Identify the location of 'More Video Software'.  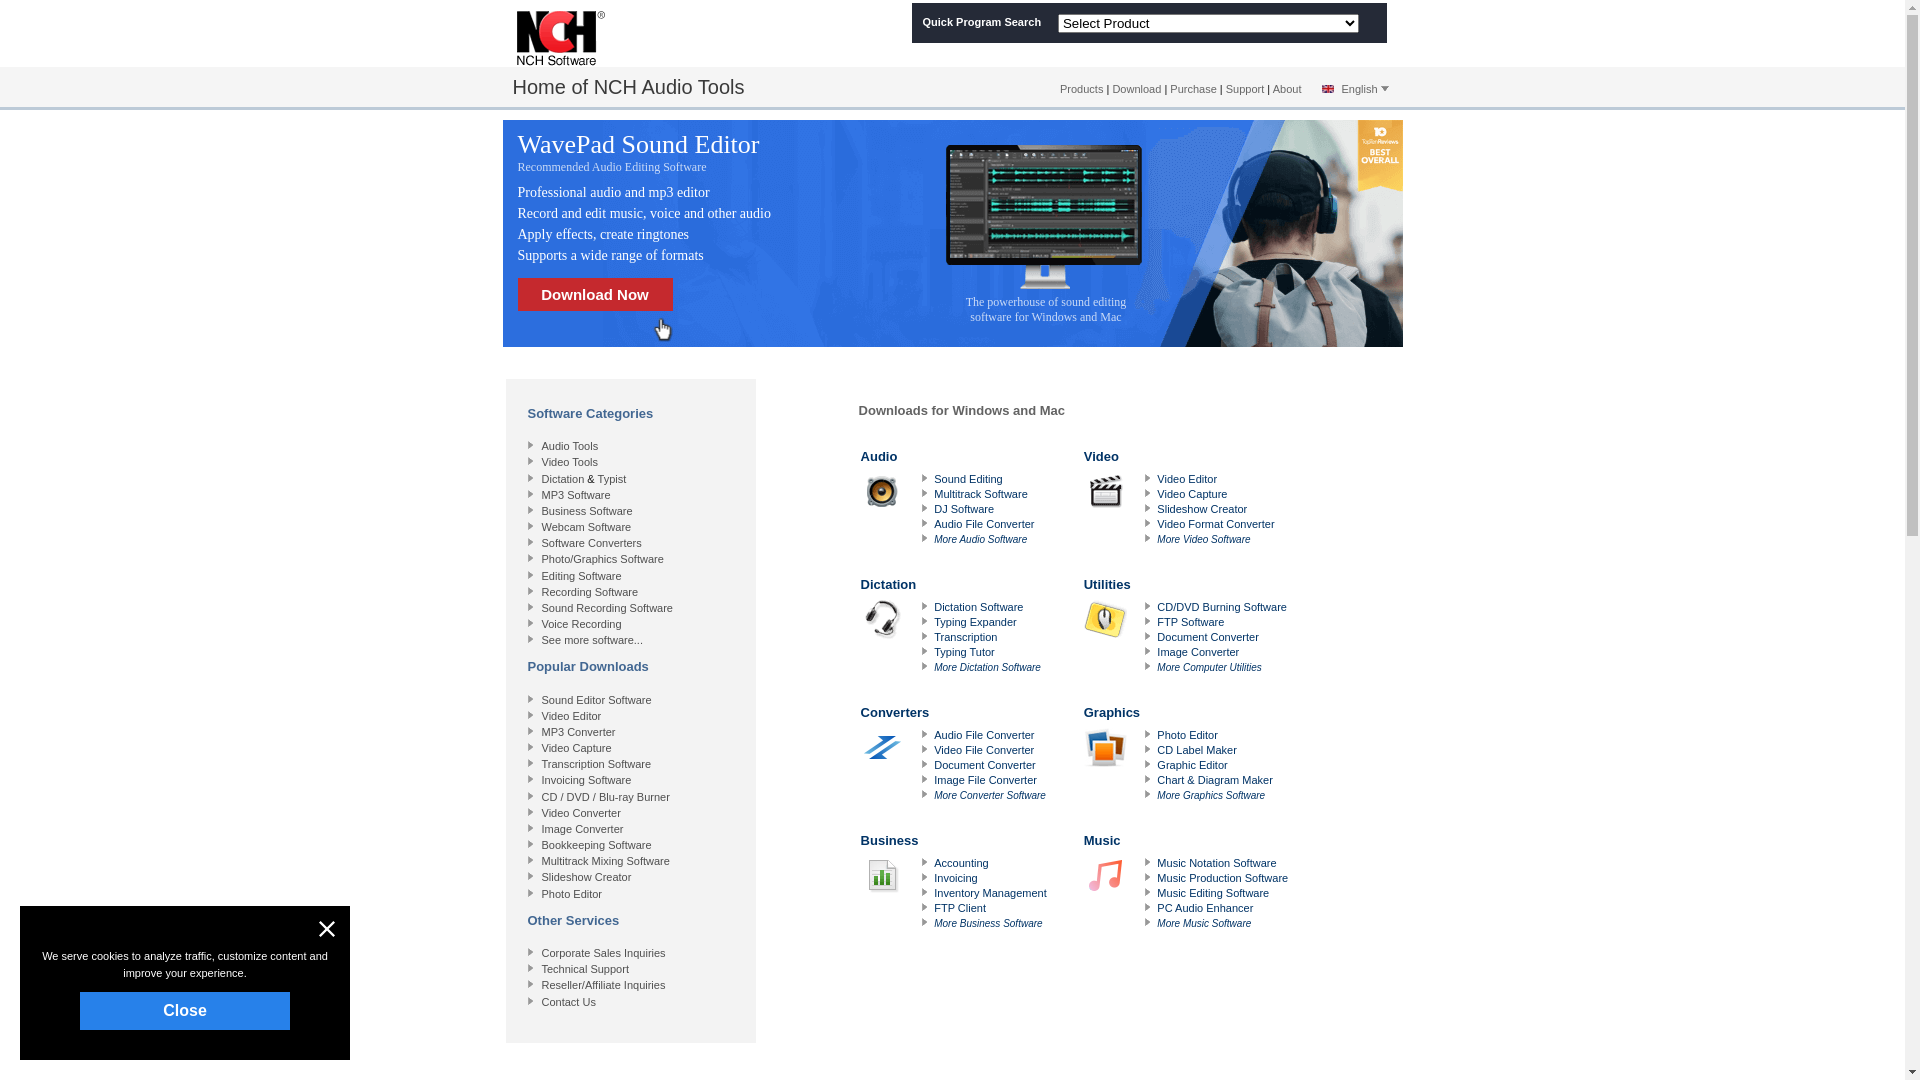
(1202, 538).